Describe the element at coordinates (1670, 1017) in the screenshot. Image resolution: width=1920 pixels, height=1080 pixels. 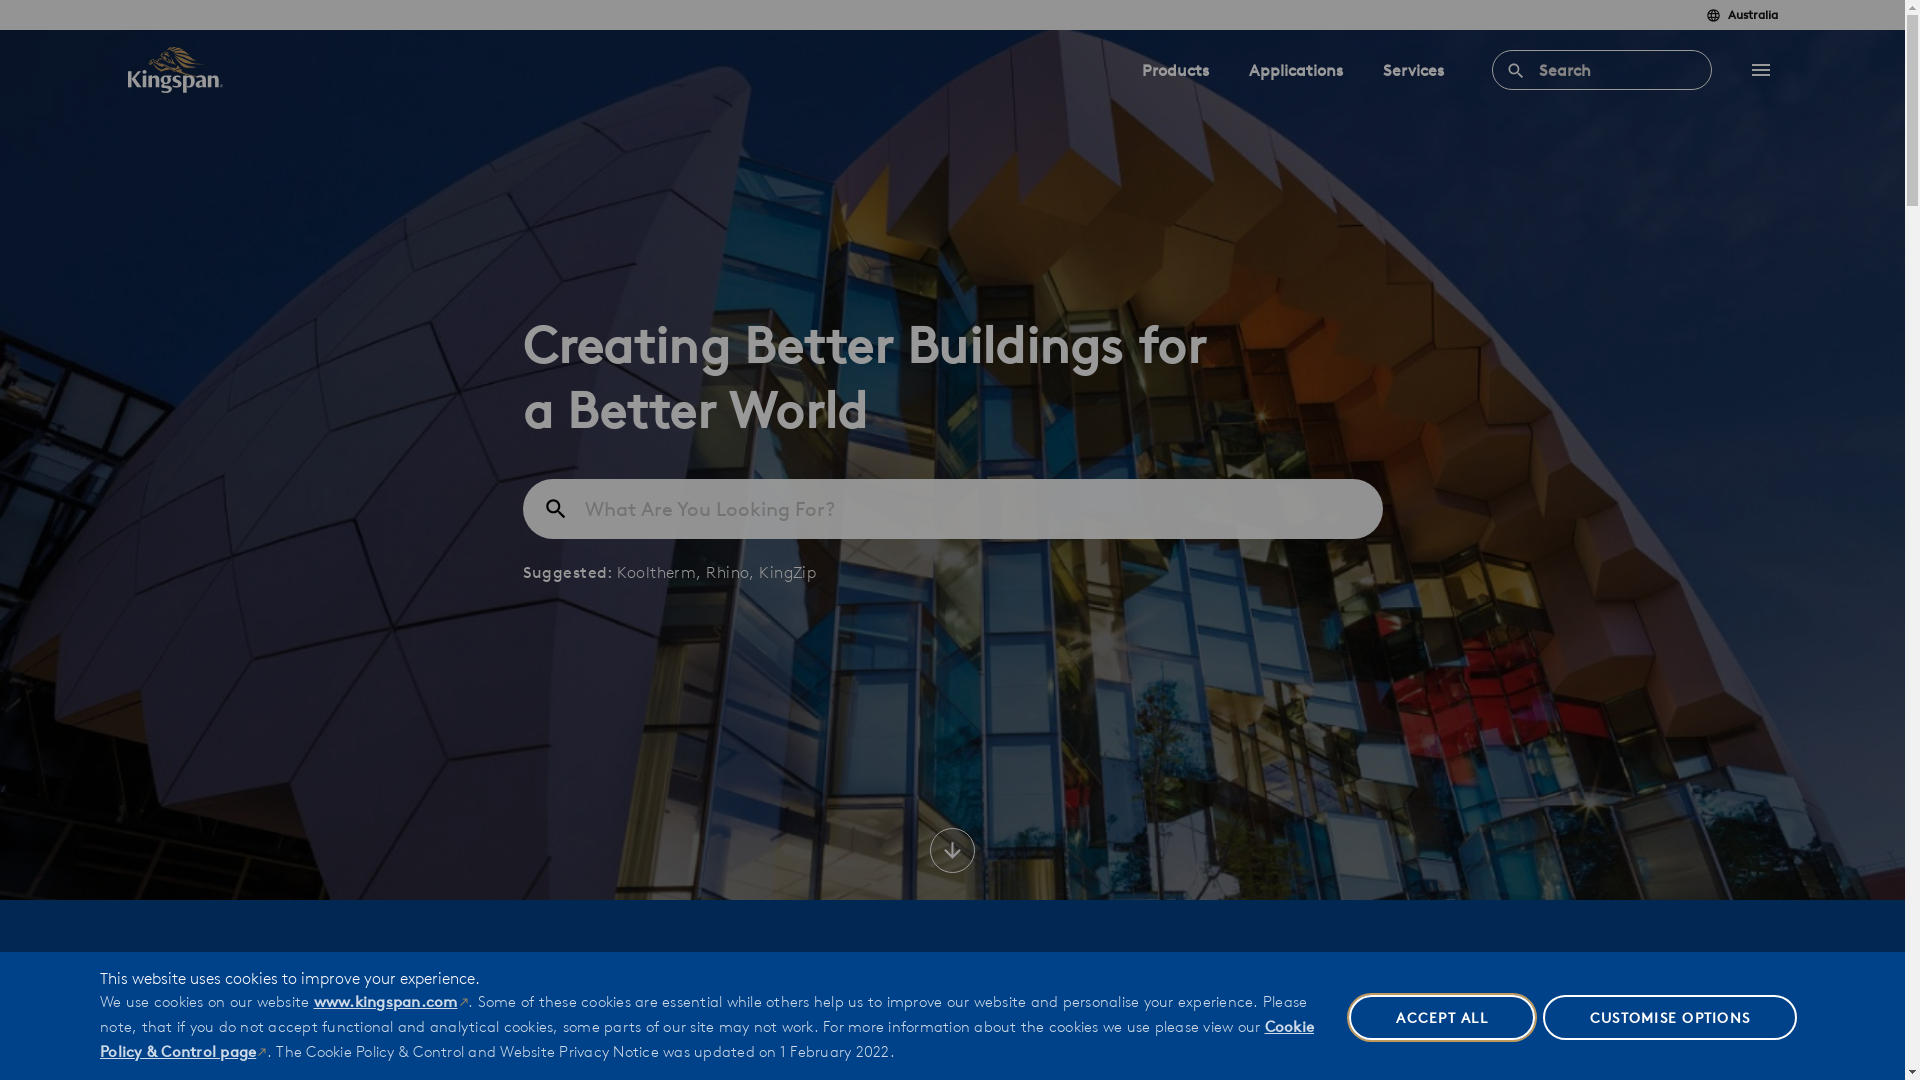
I see `'CUSTOMISE OPTIONS'` at that location.